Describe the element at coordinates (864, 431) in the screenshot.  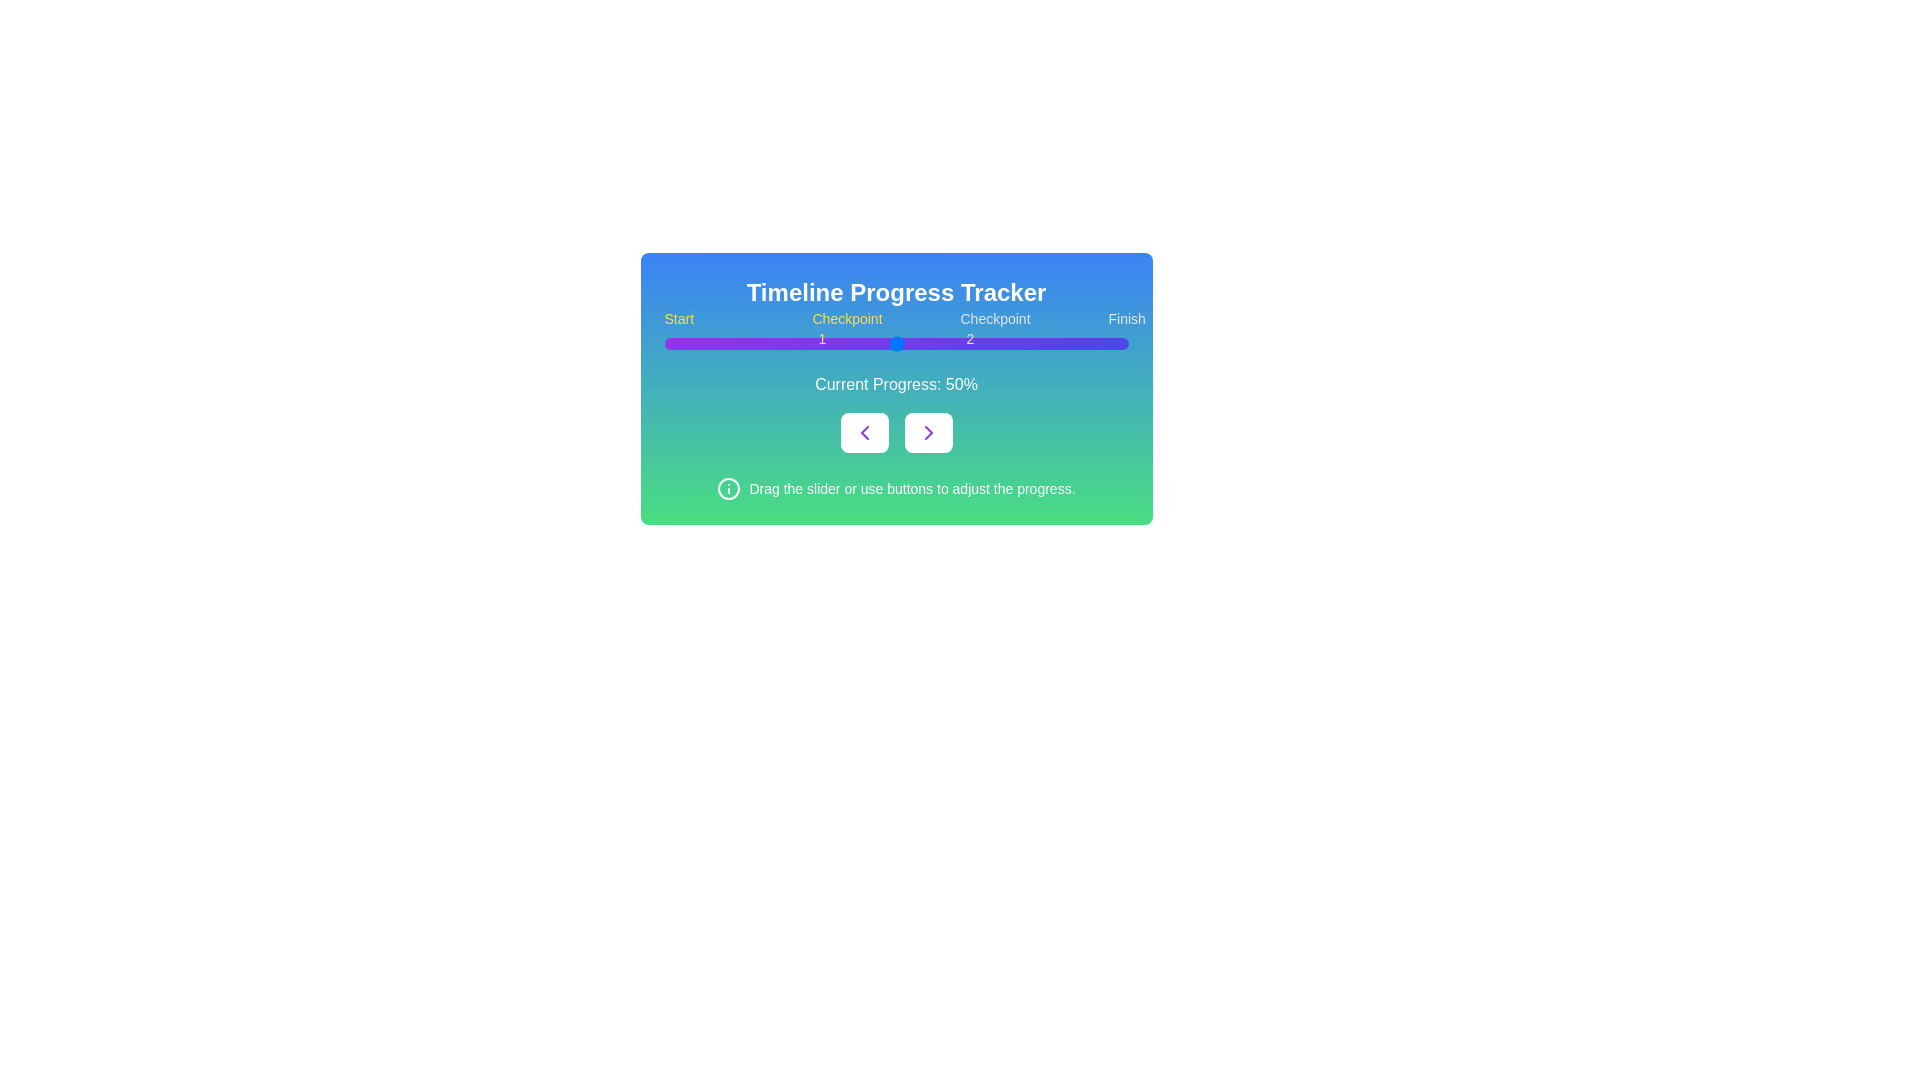
I see `the leftward chevron icon inside the button` at that location.